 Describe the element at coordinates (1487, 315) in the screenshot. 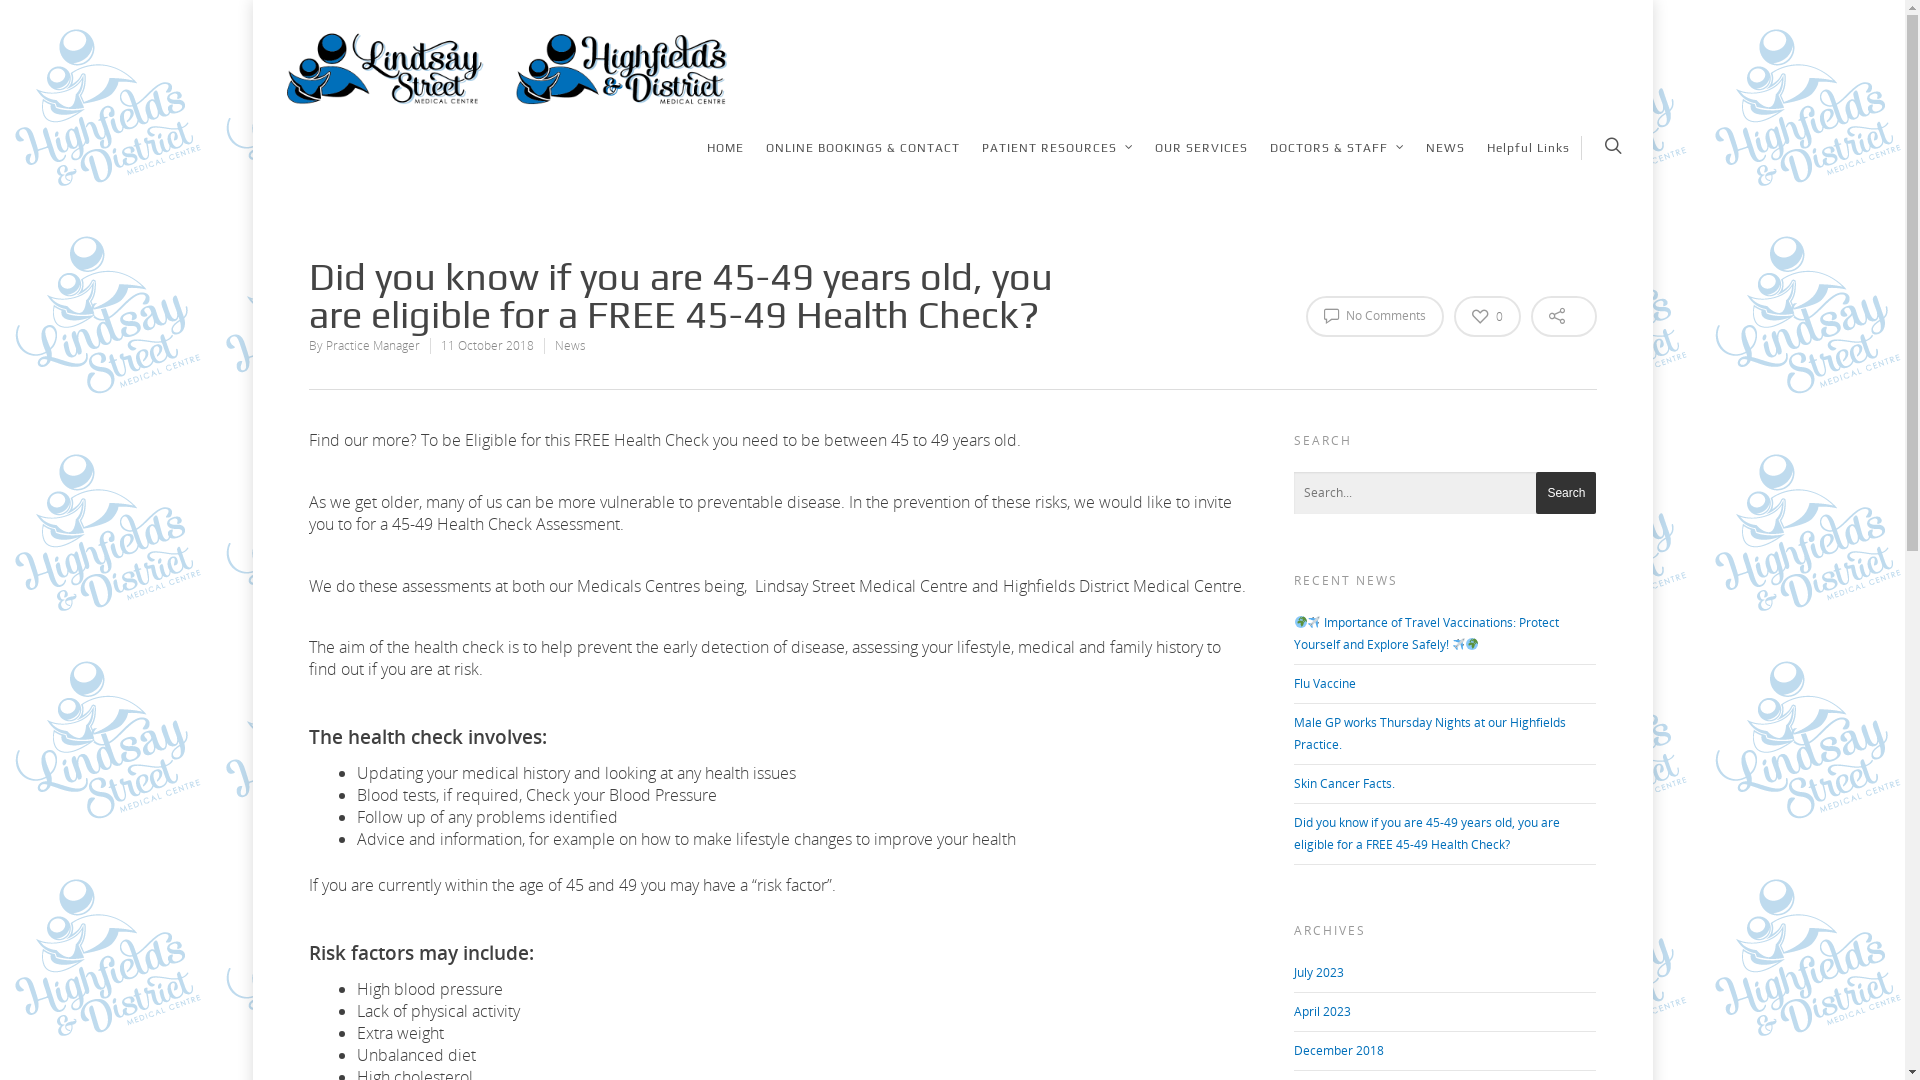

I see `'0'` at that location.